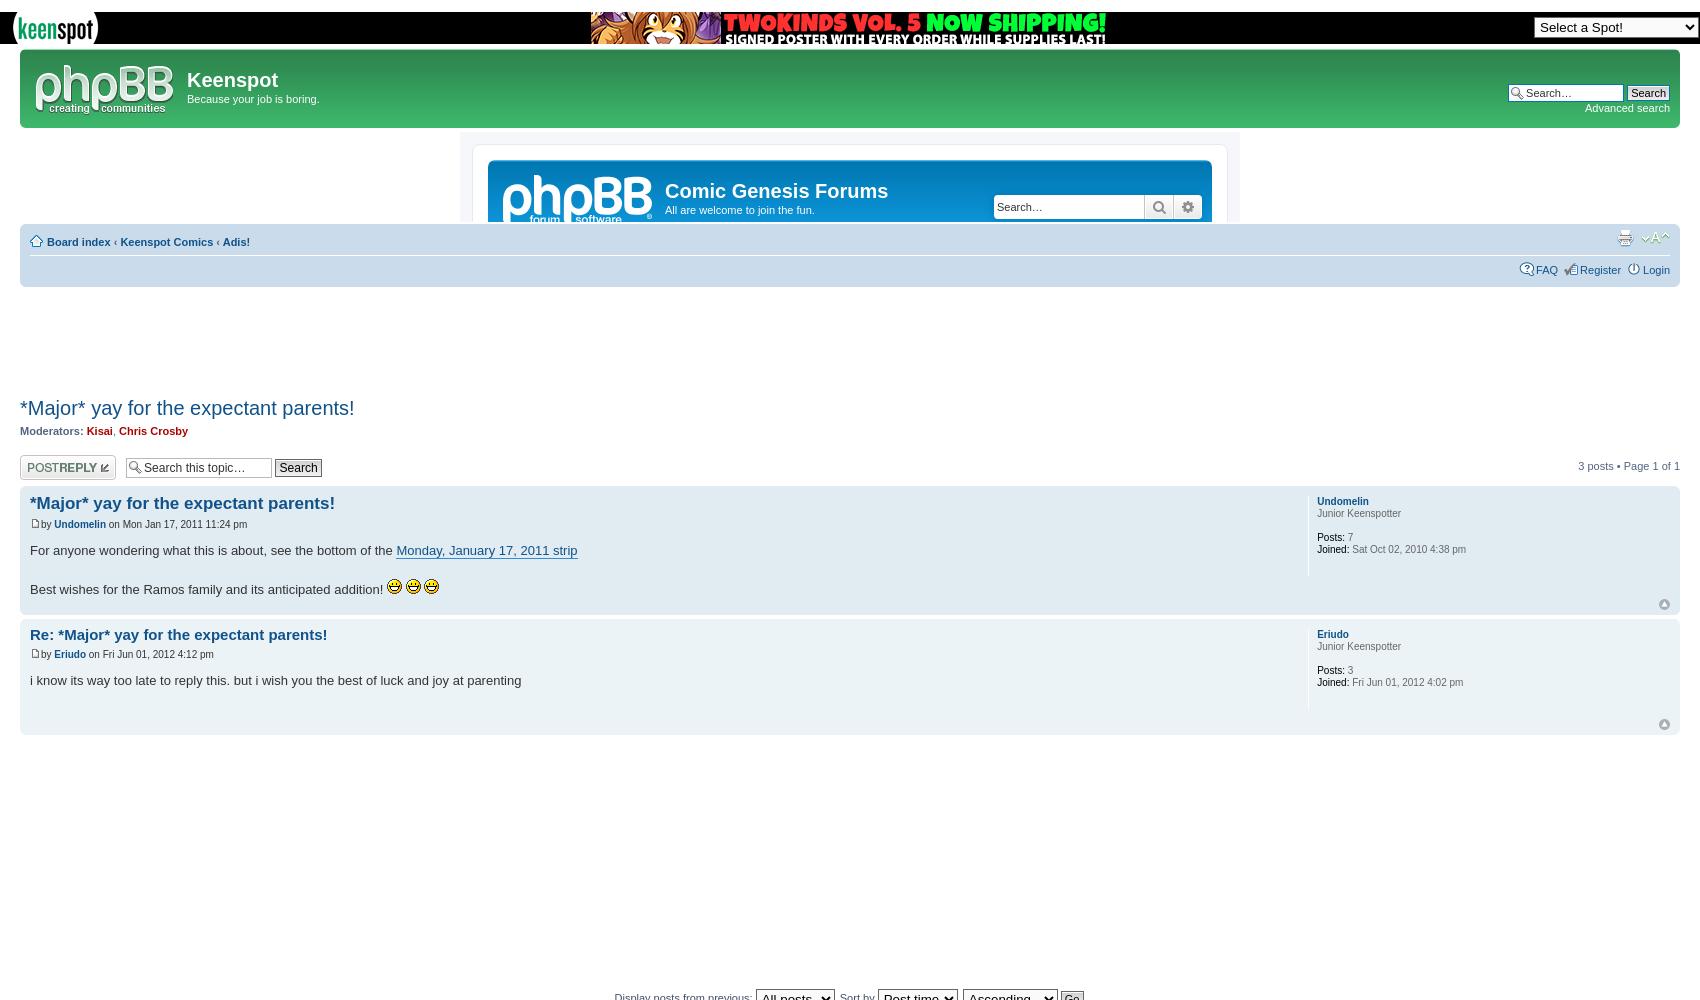 The image size is (1700, 1000). Describe the element at coordinates (1348, 548) in the screenshot. I see `'Sat Oct 02, 2010 4:38 pm'` at that location.